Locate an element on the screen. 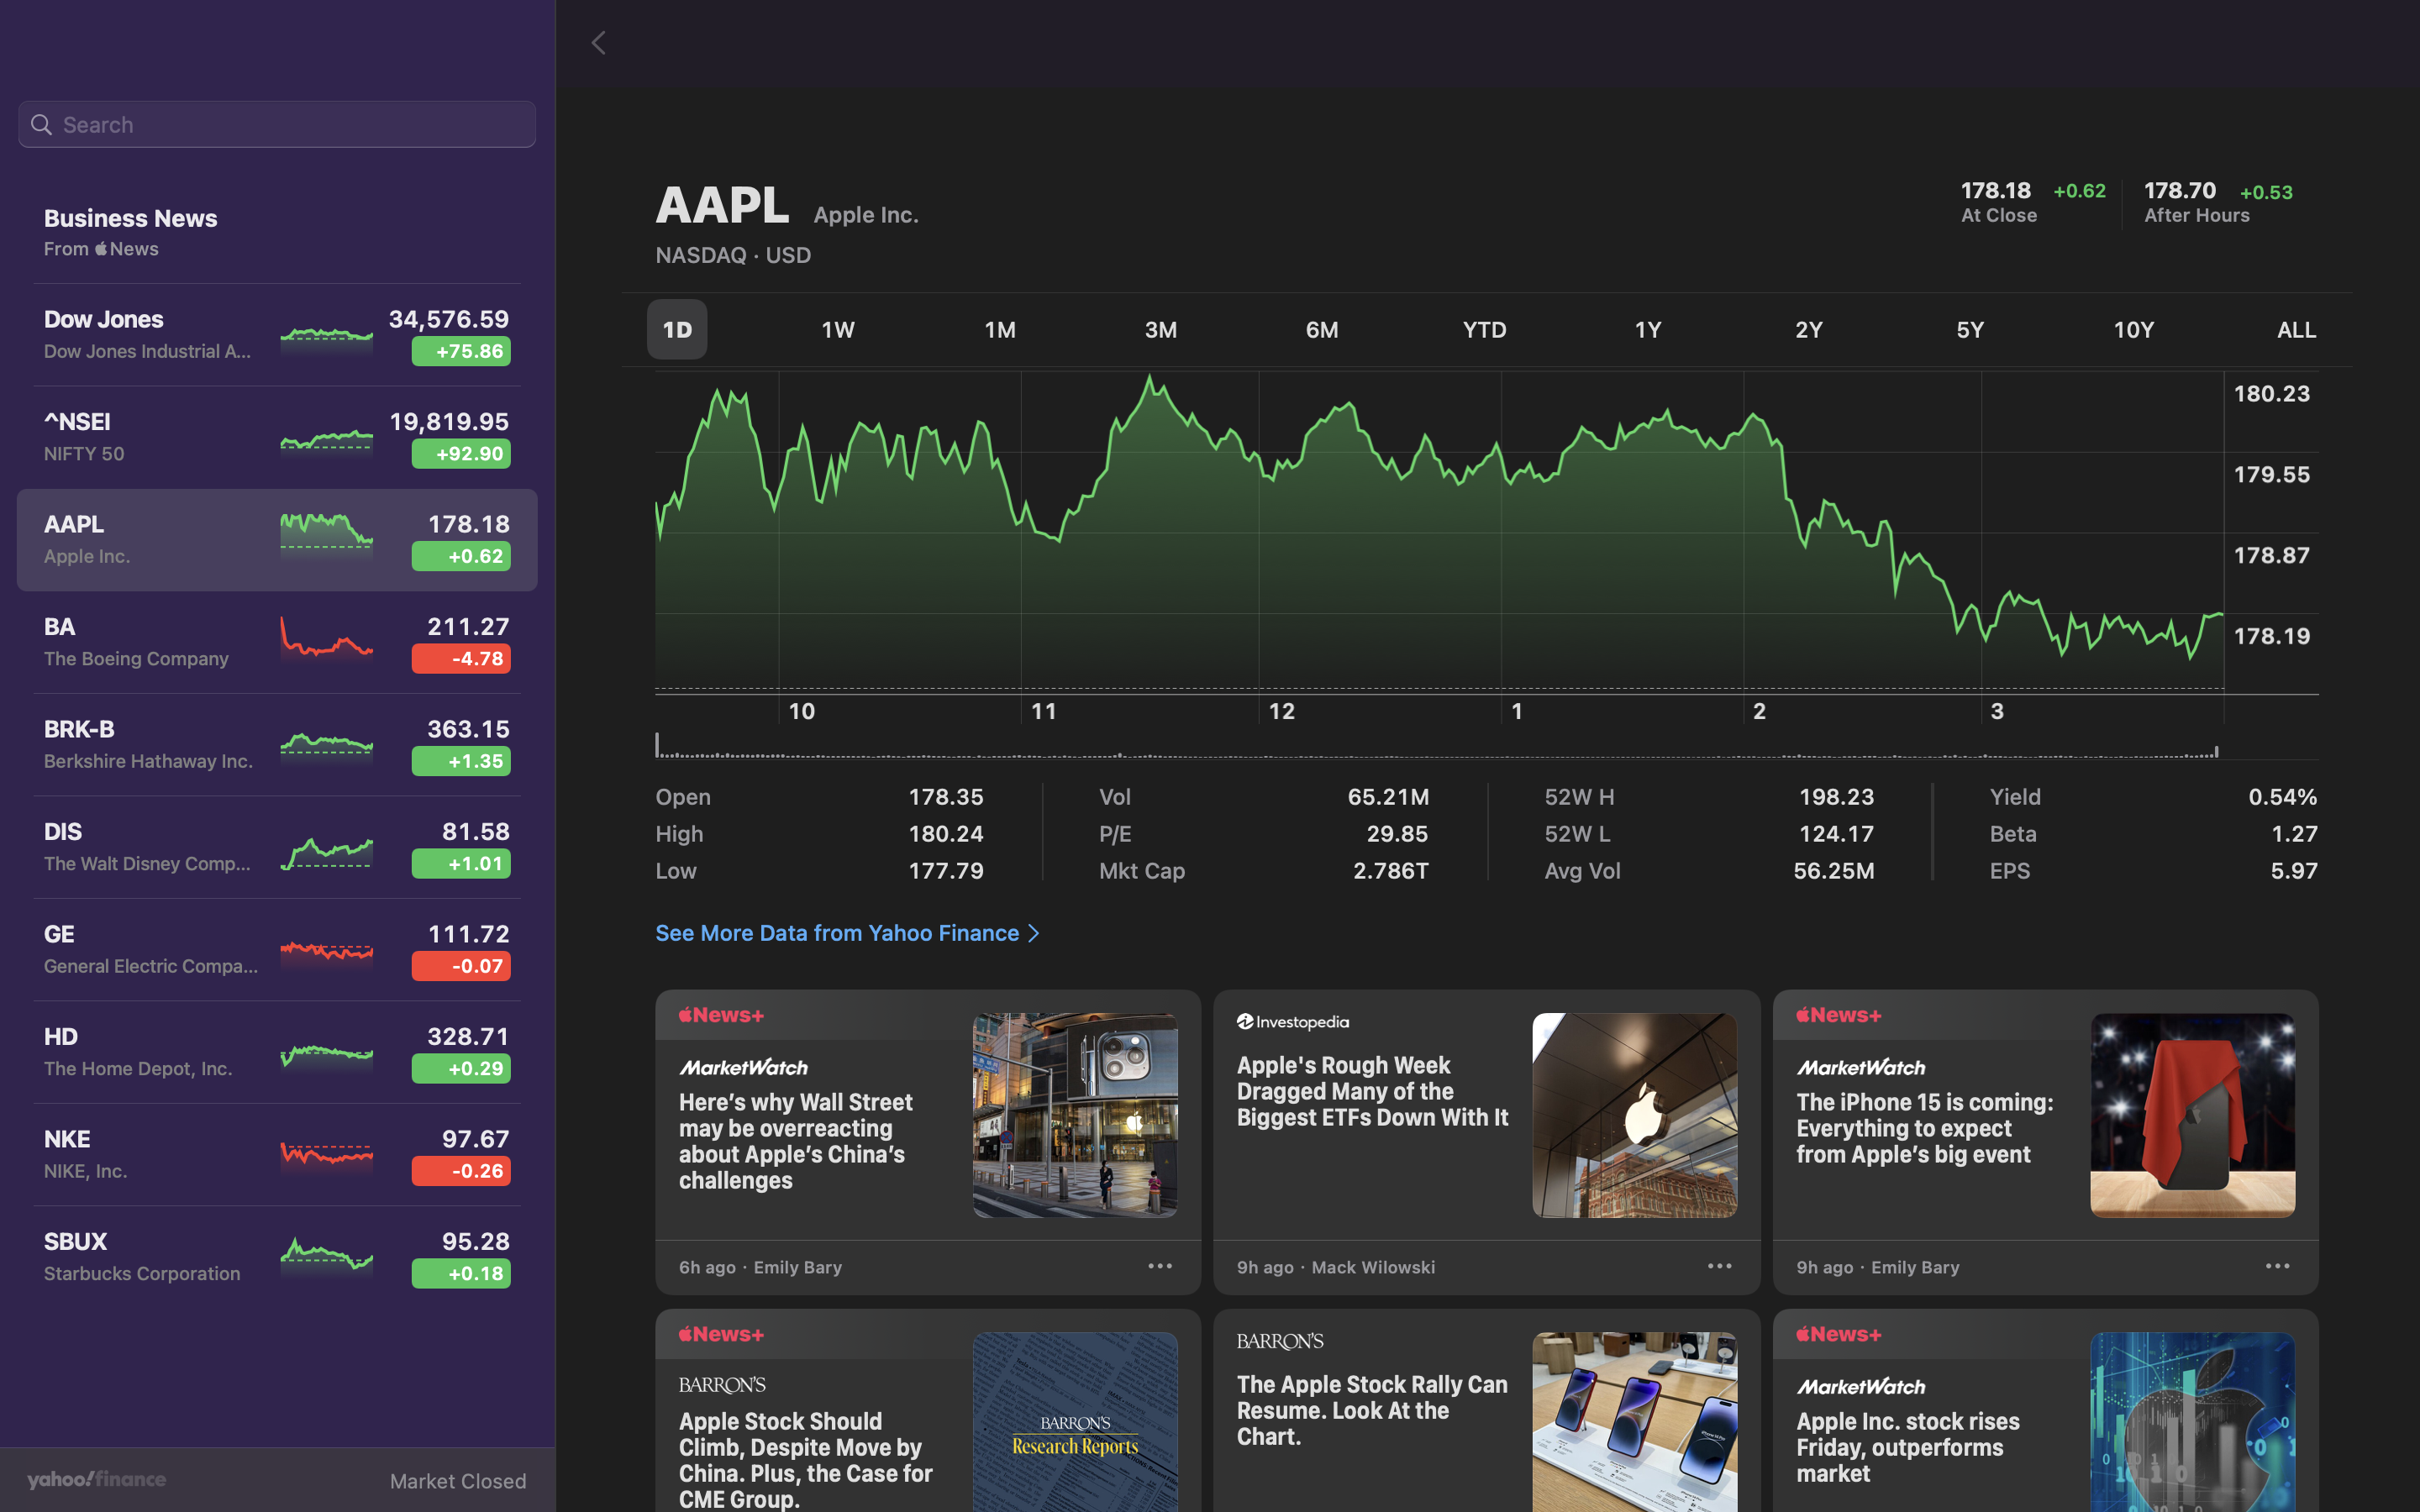  the "3 dots" button to reveal additional options is located at coordinates (2276, 1269).